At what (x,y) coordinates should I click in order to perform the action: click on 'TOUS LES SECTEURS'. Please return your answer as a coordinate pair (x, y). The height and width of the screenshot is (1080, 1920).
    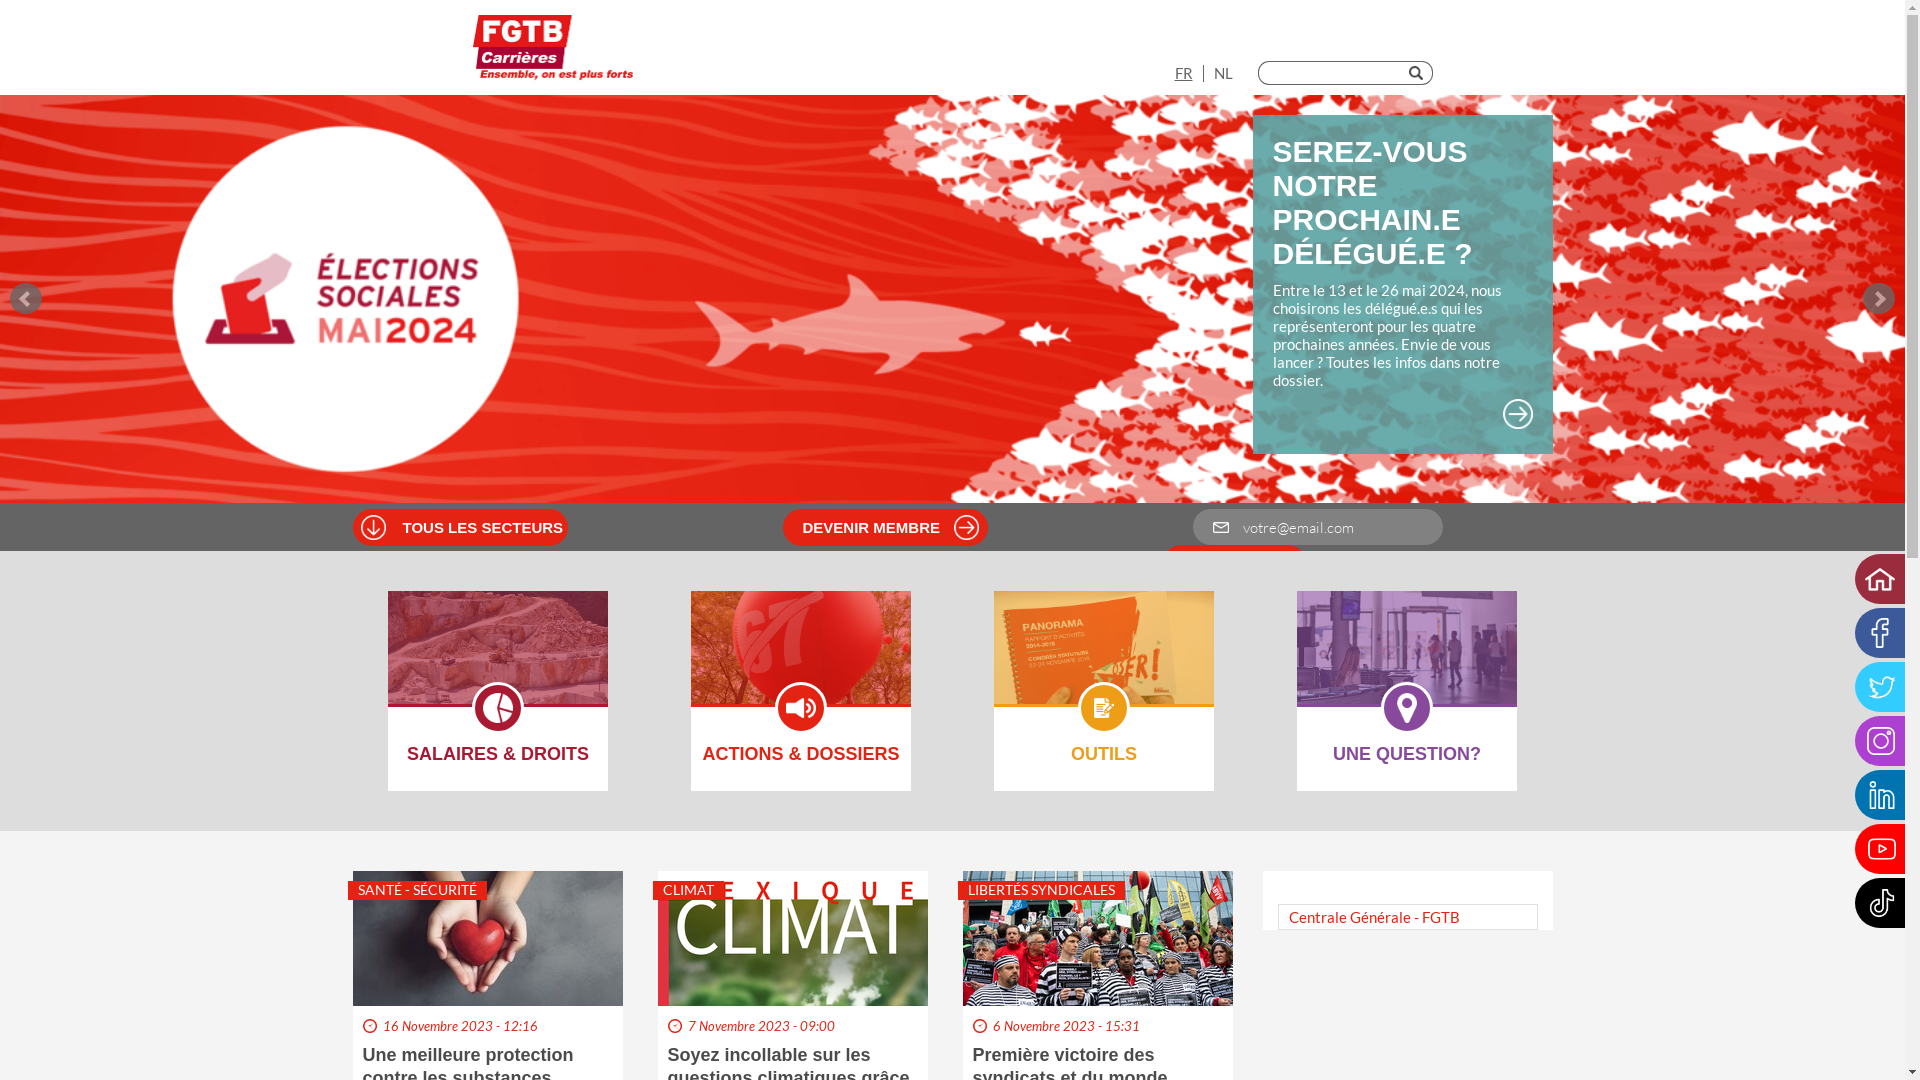
    Looking at the image, I should click on (401, 526).